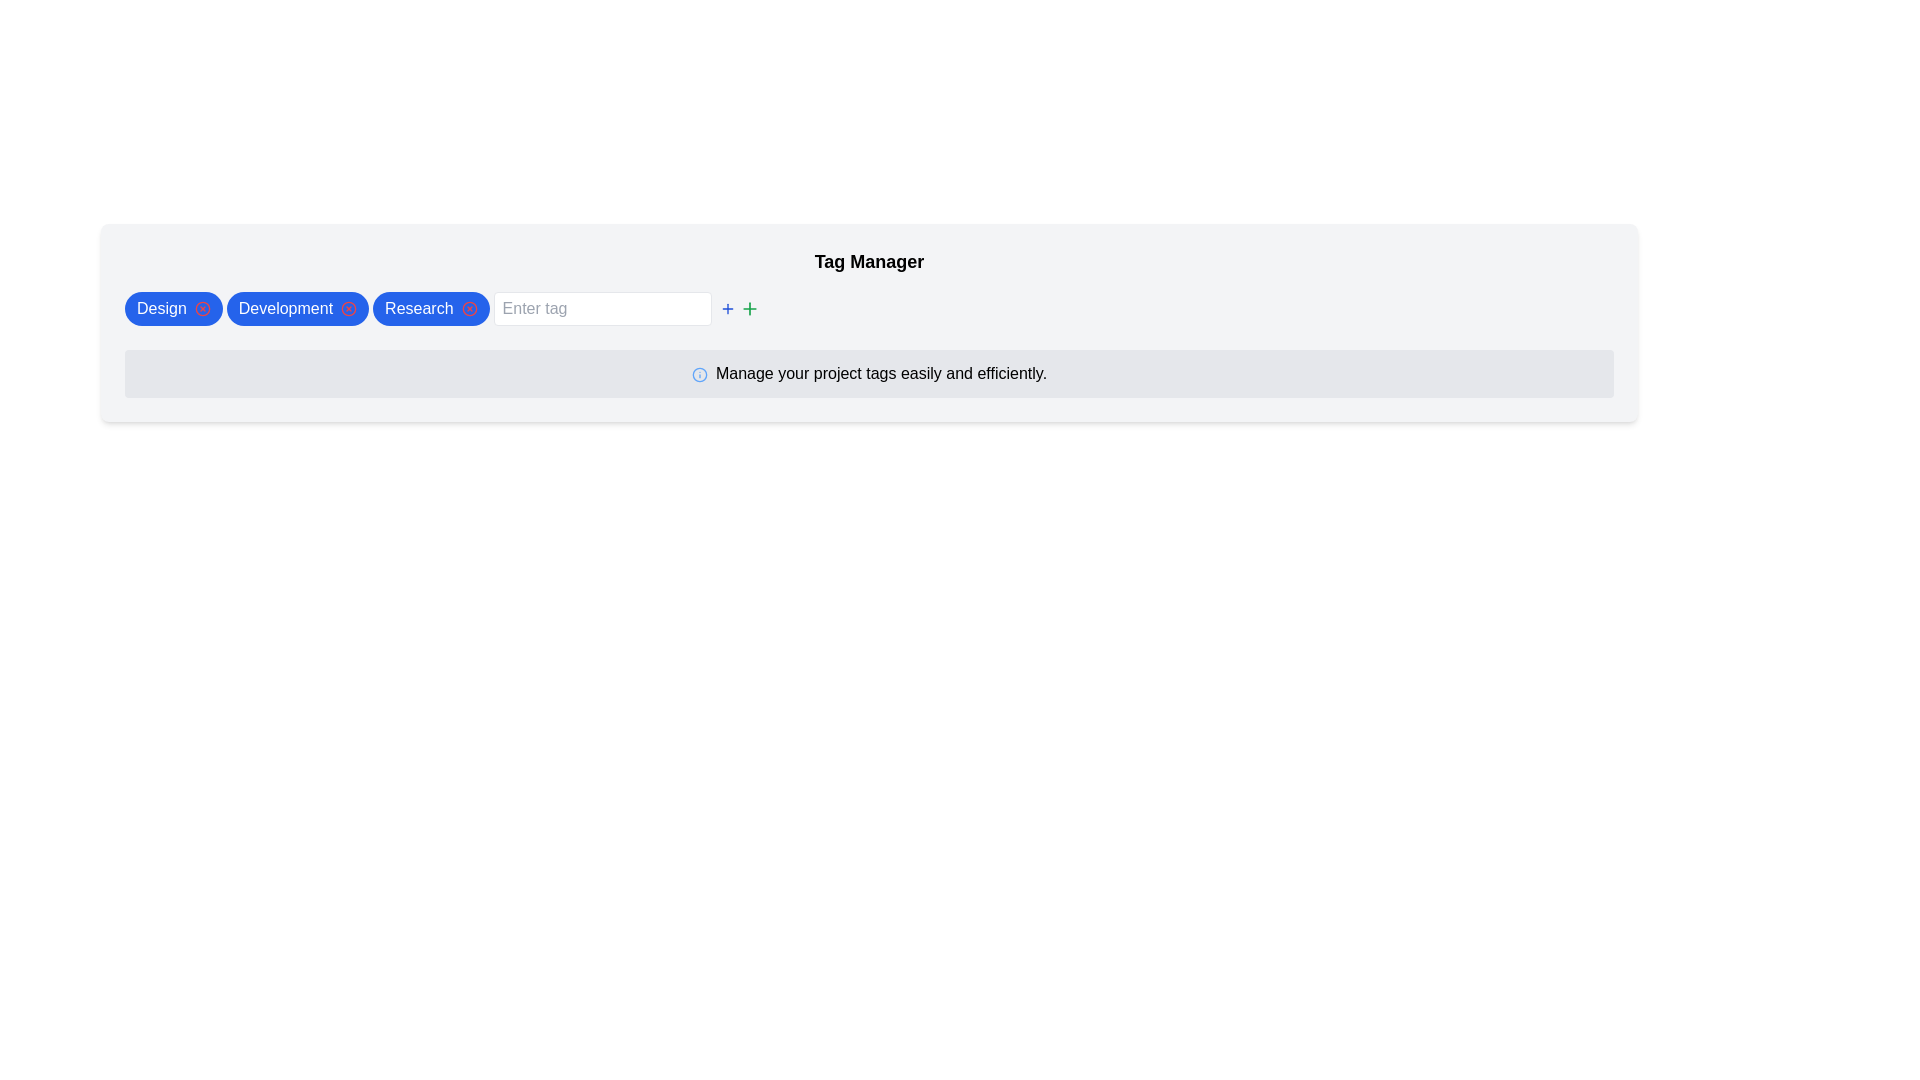 The width and height of the screenshot is (1920, 1080). I want to click on the circular close icon with a cross inside, located on the left side of the 'Development' button, so click(349, 308).